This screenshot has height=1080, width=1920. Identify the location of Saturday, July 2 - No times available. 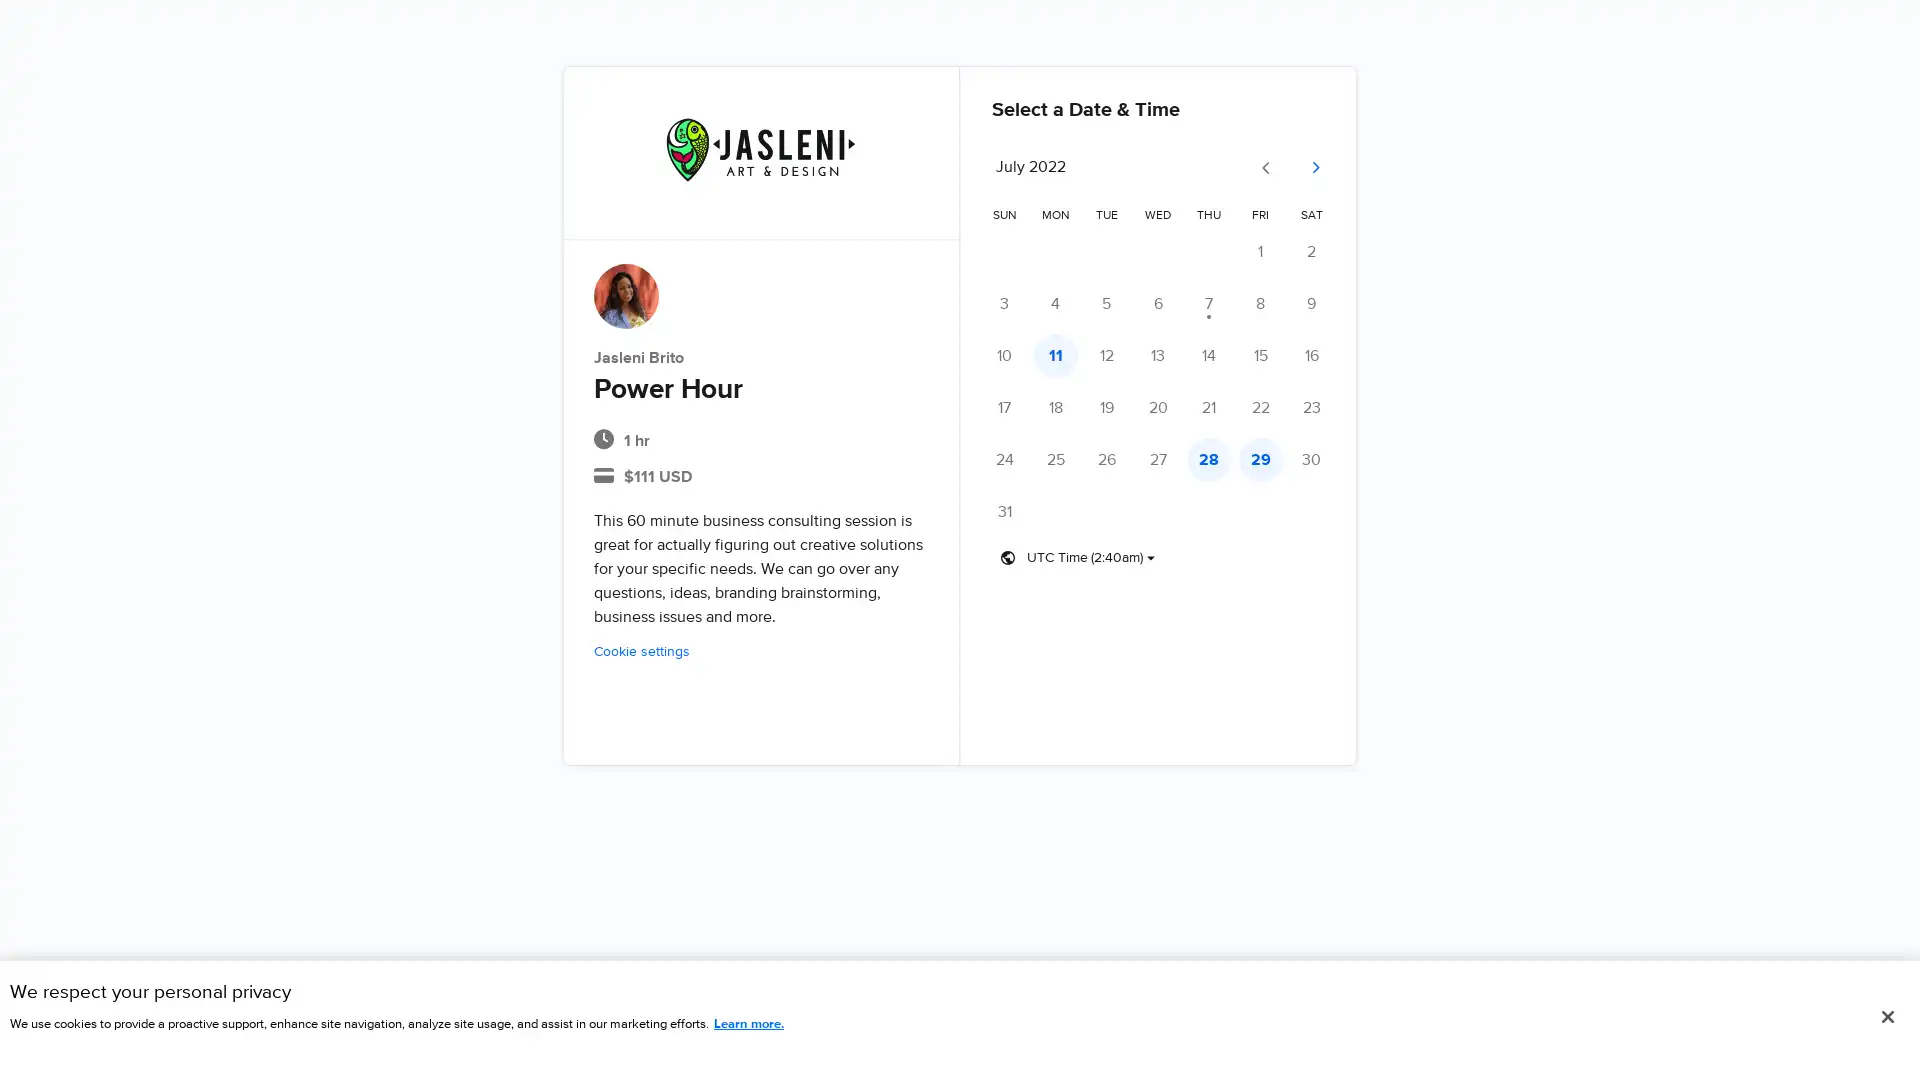
(1314, 250).